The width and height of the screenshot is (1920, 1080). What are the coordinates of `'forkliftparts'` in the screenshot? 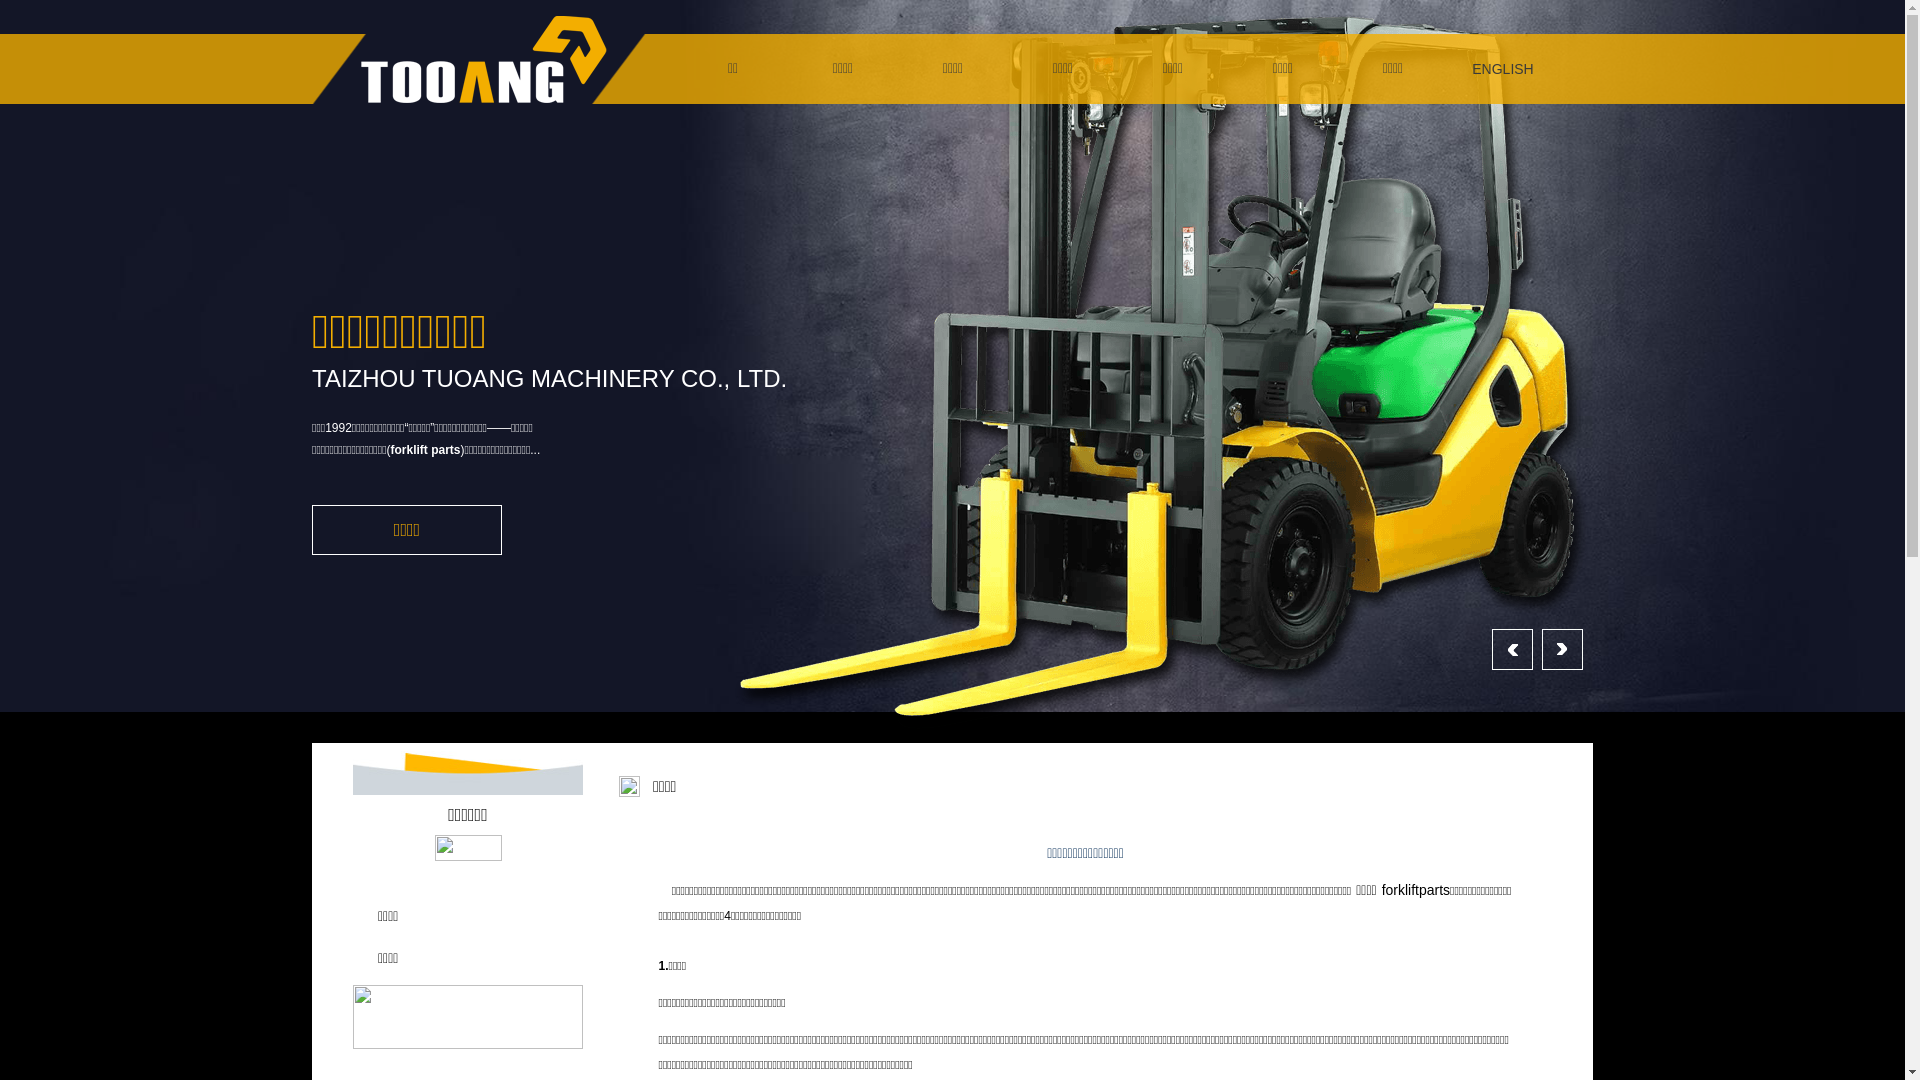 It's located at (1415, 889).